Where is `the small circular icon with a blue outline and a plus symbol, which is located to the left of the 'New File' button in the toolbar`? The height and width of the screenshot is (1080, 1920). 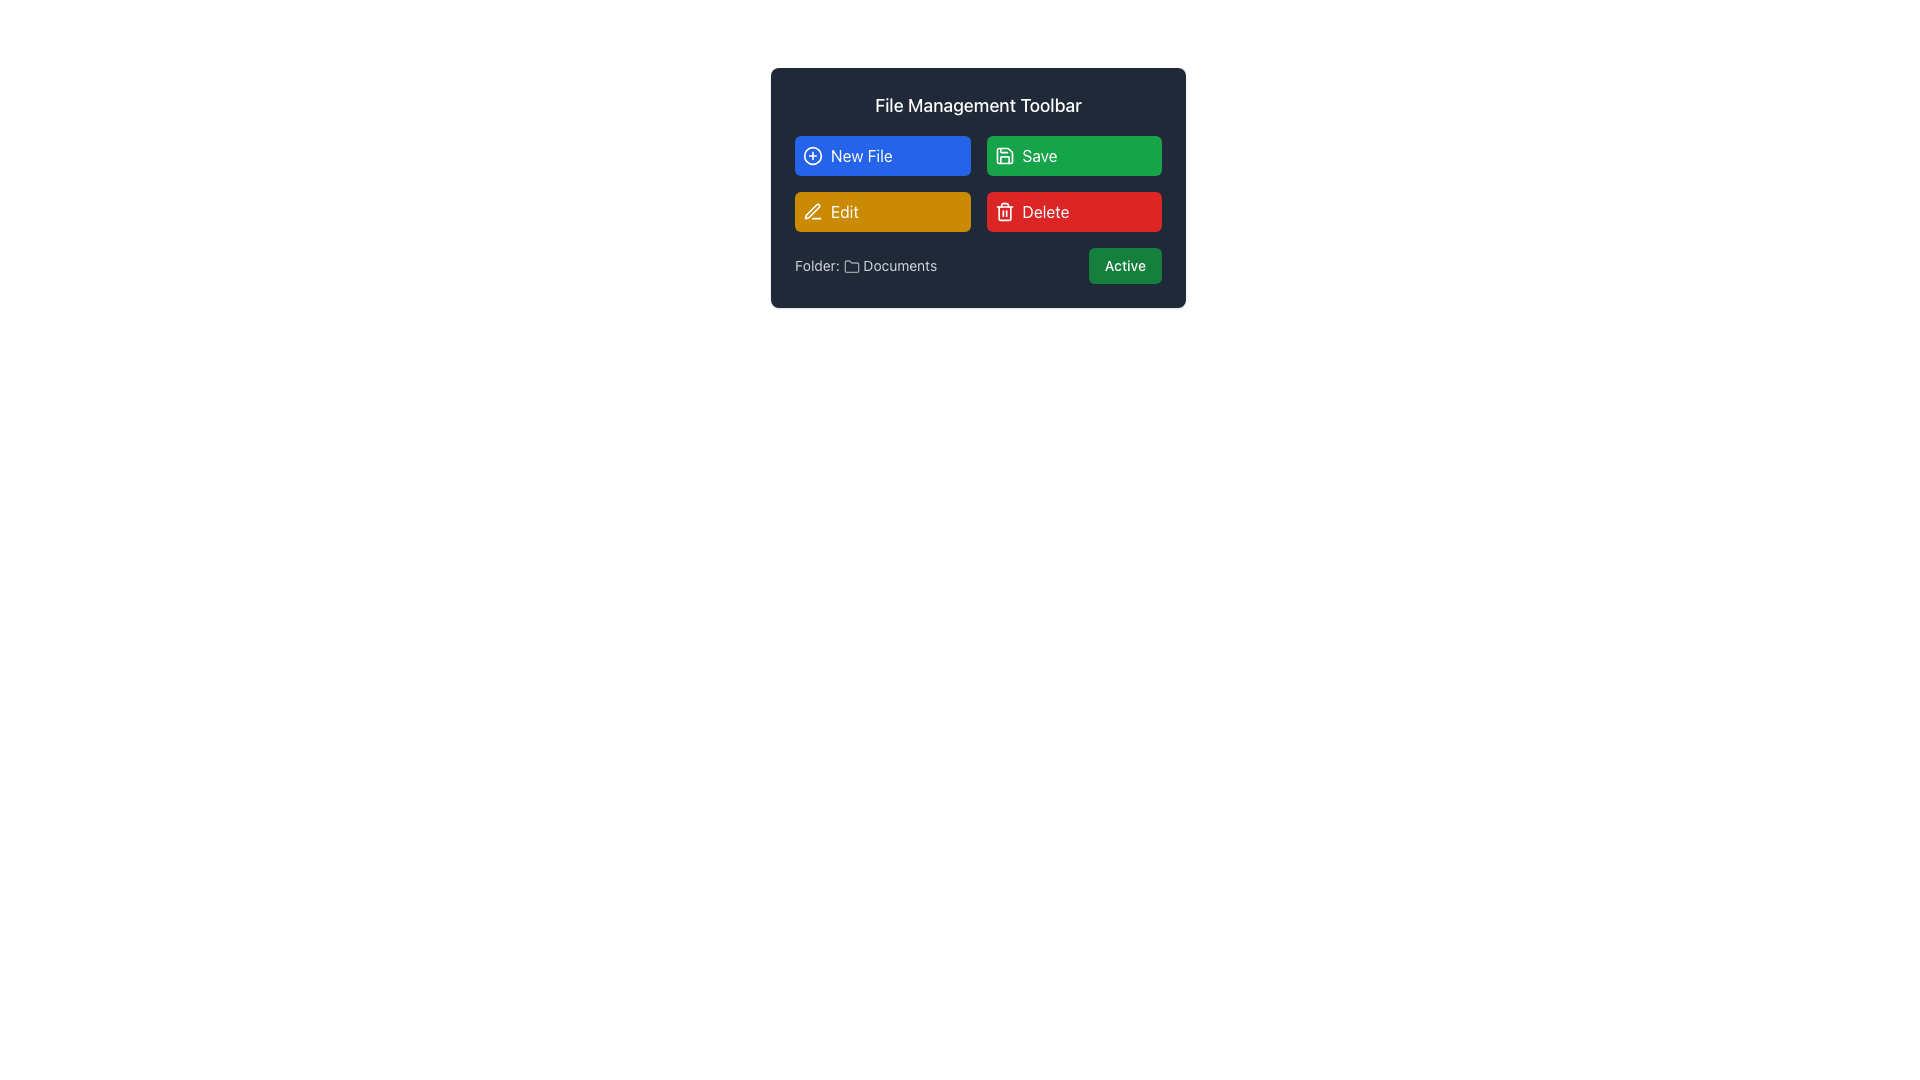 the small circular icon with a blue outline and a plus symbol, which is located to the left of the 'New File' button in the toolbar is located at coordinates (812, 154).